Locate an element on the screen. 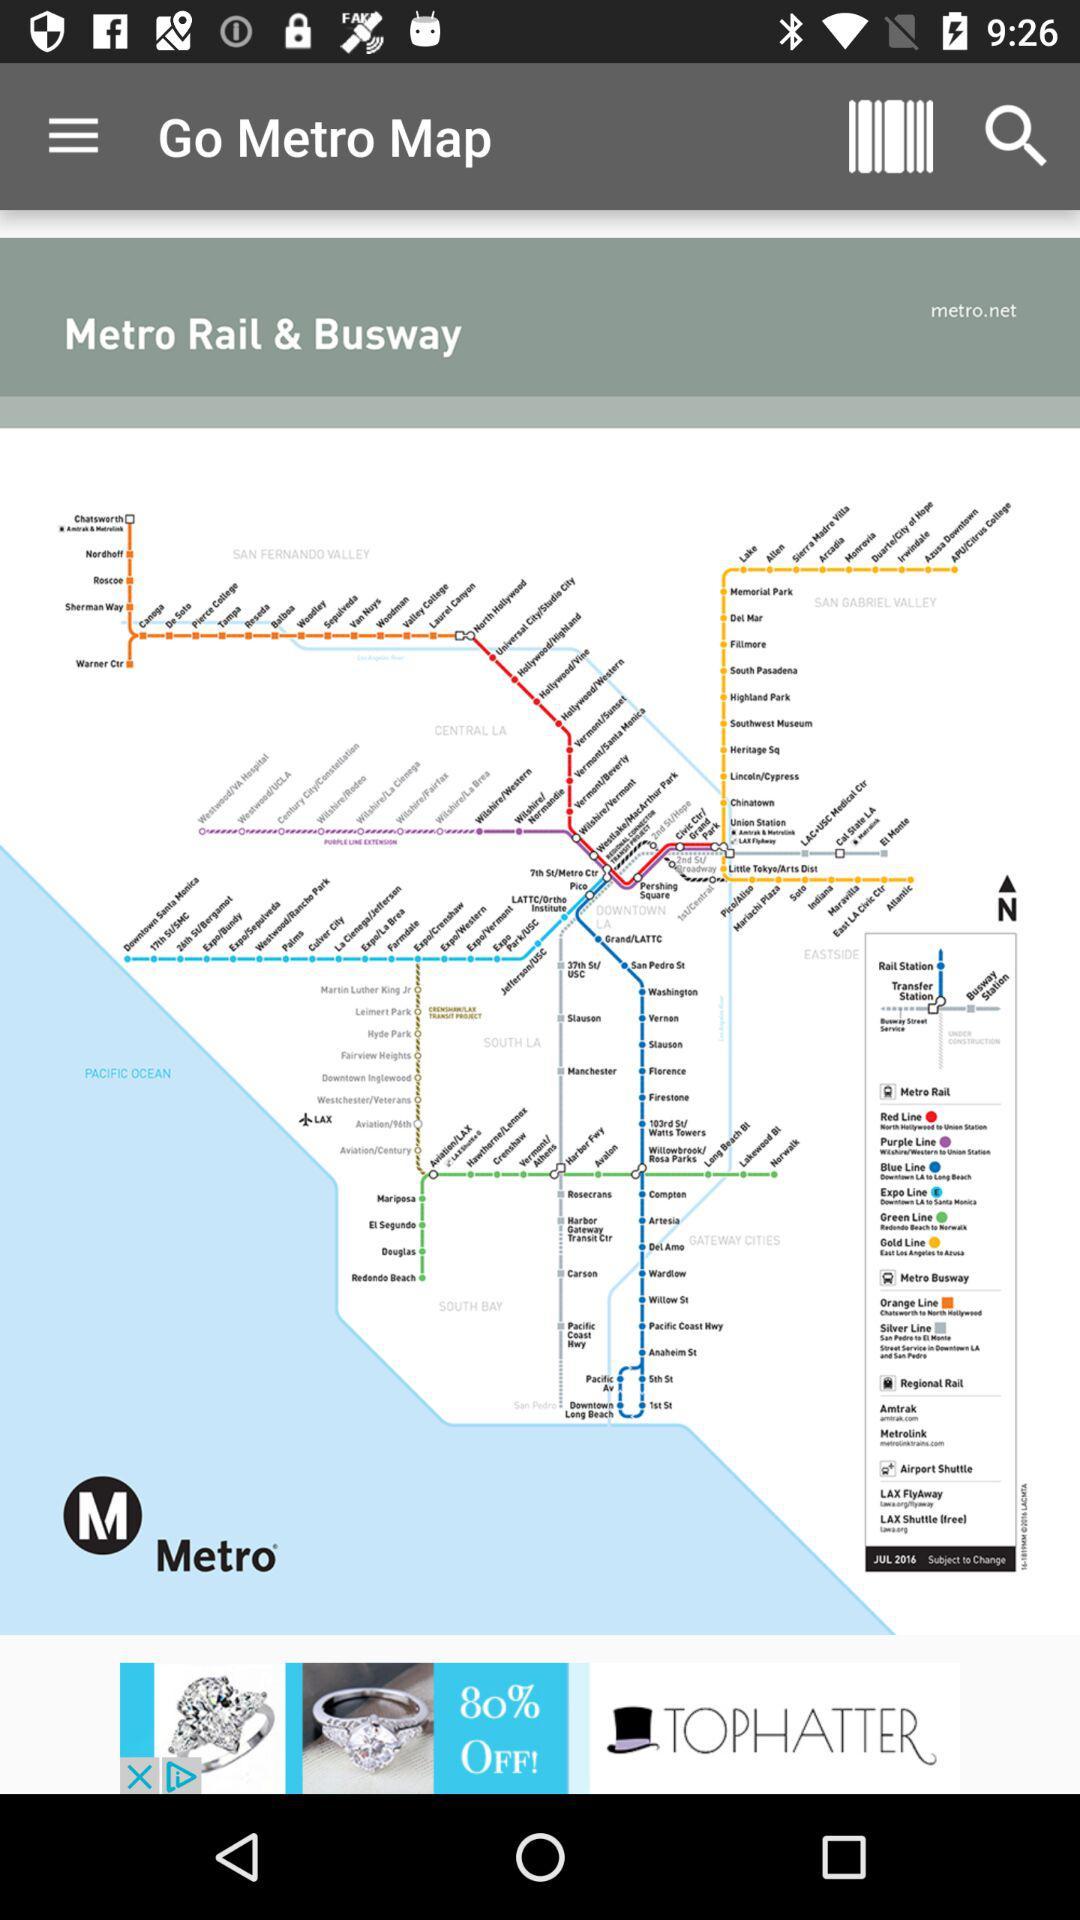 The height and width of the screenshot is (1920, 1080). open advertisement is located at coordinates (540, 1727).